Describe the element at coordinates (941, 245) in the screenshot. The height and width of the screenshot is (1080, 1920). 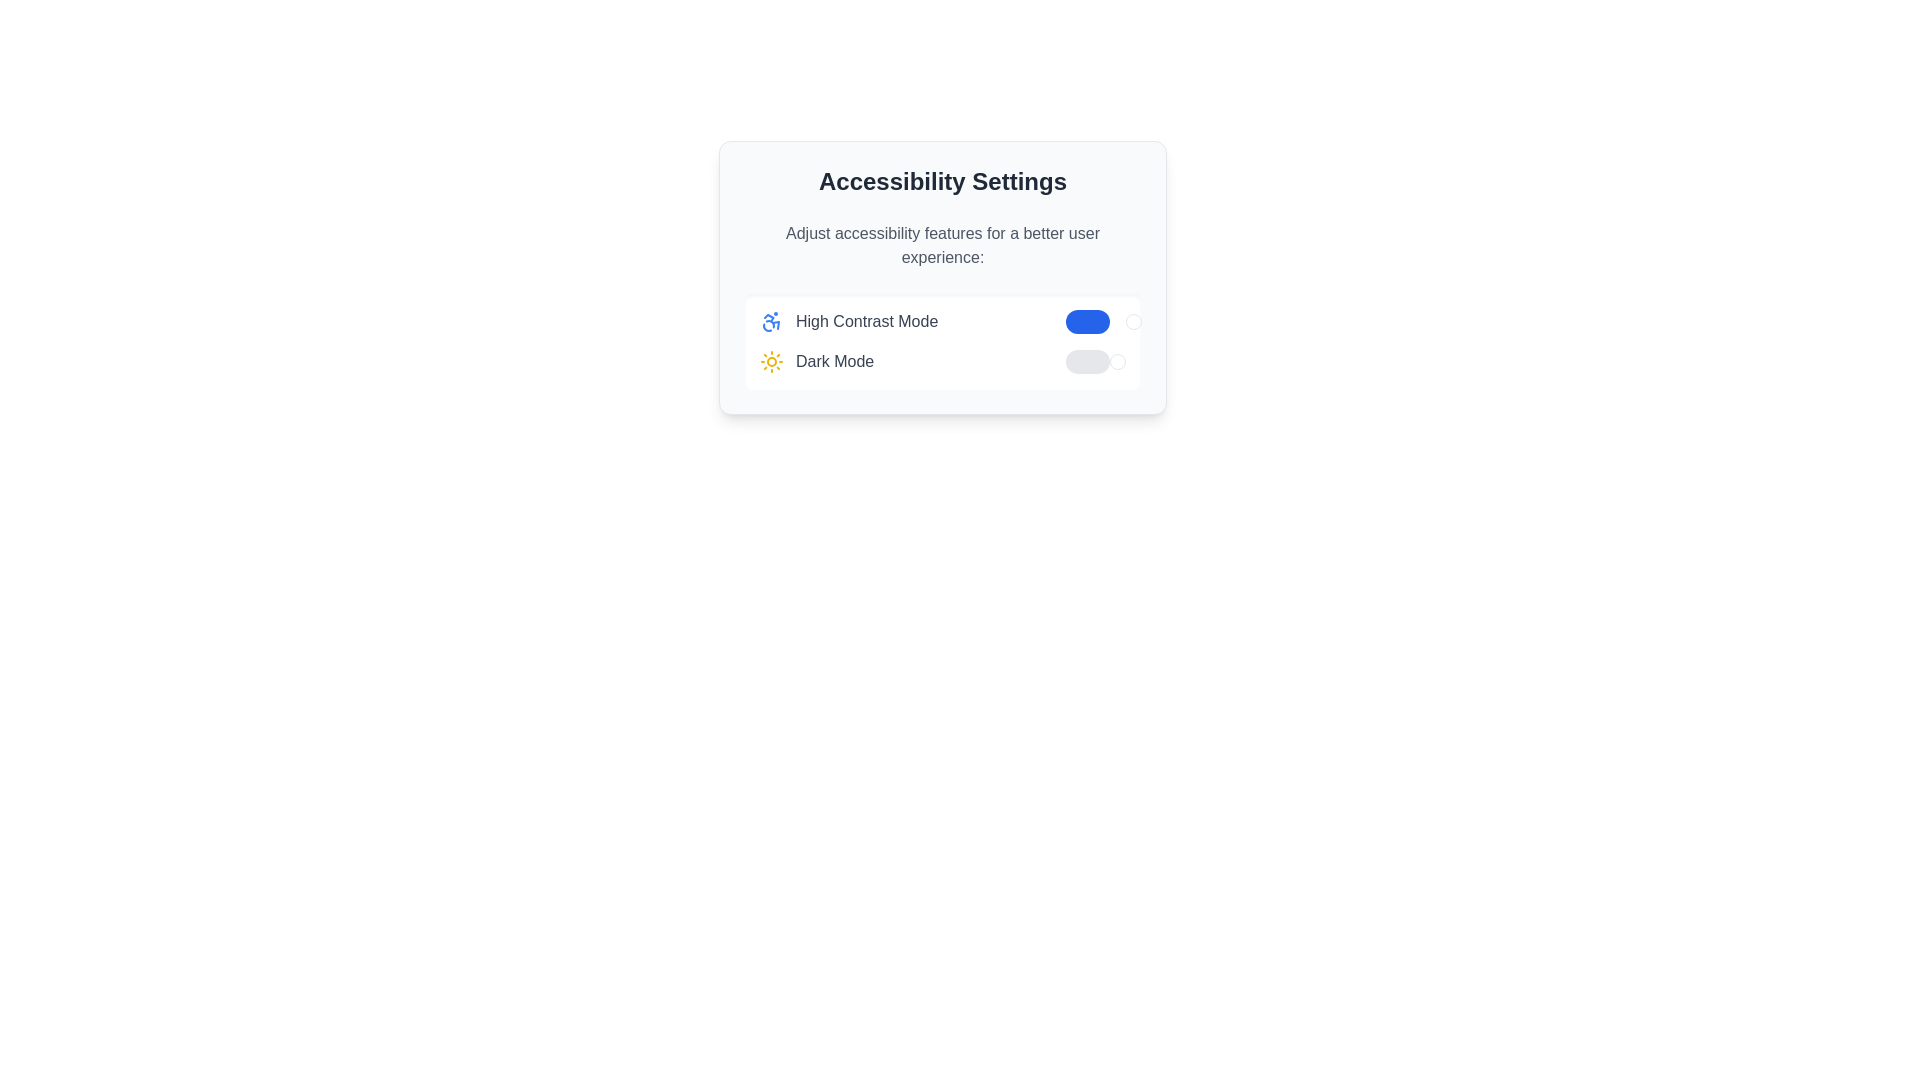
I see `the informational text located under the 'Accessibility Settings' title, which provides context about the accessibility settings panel` at that location.